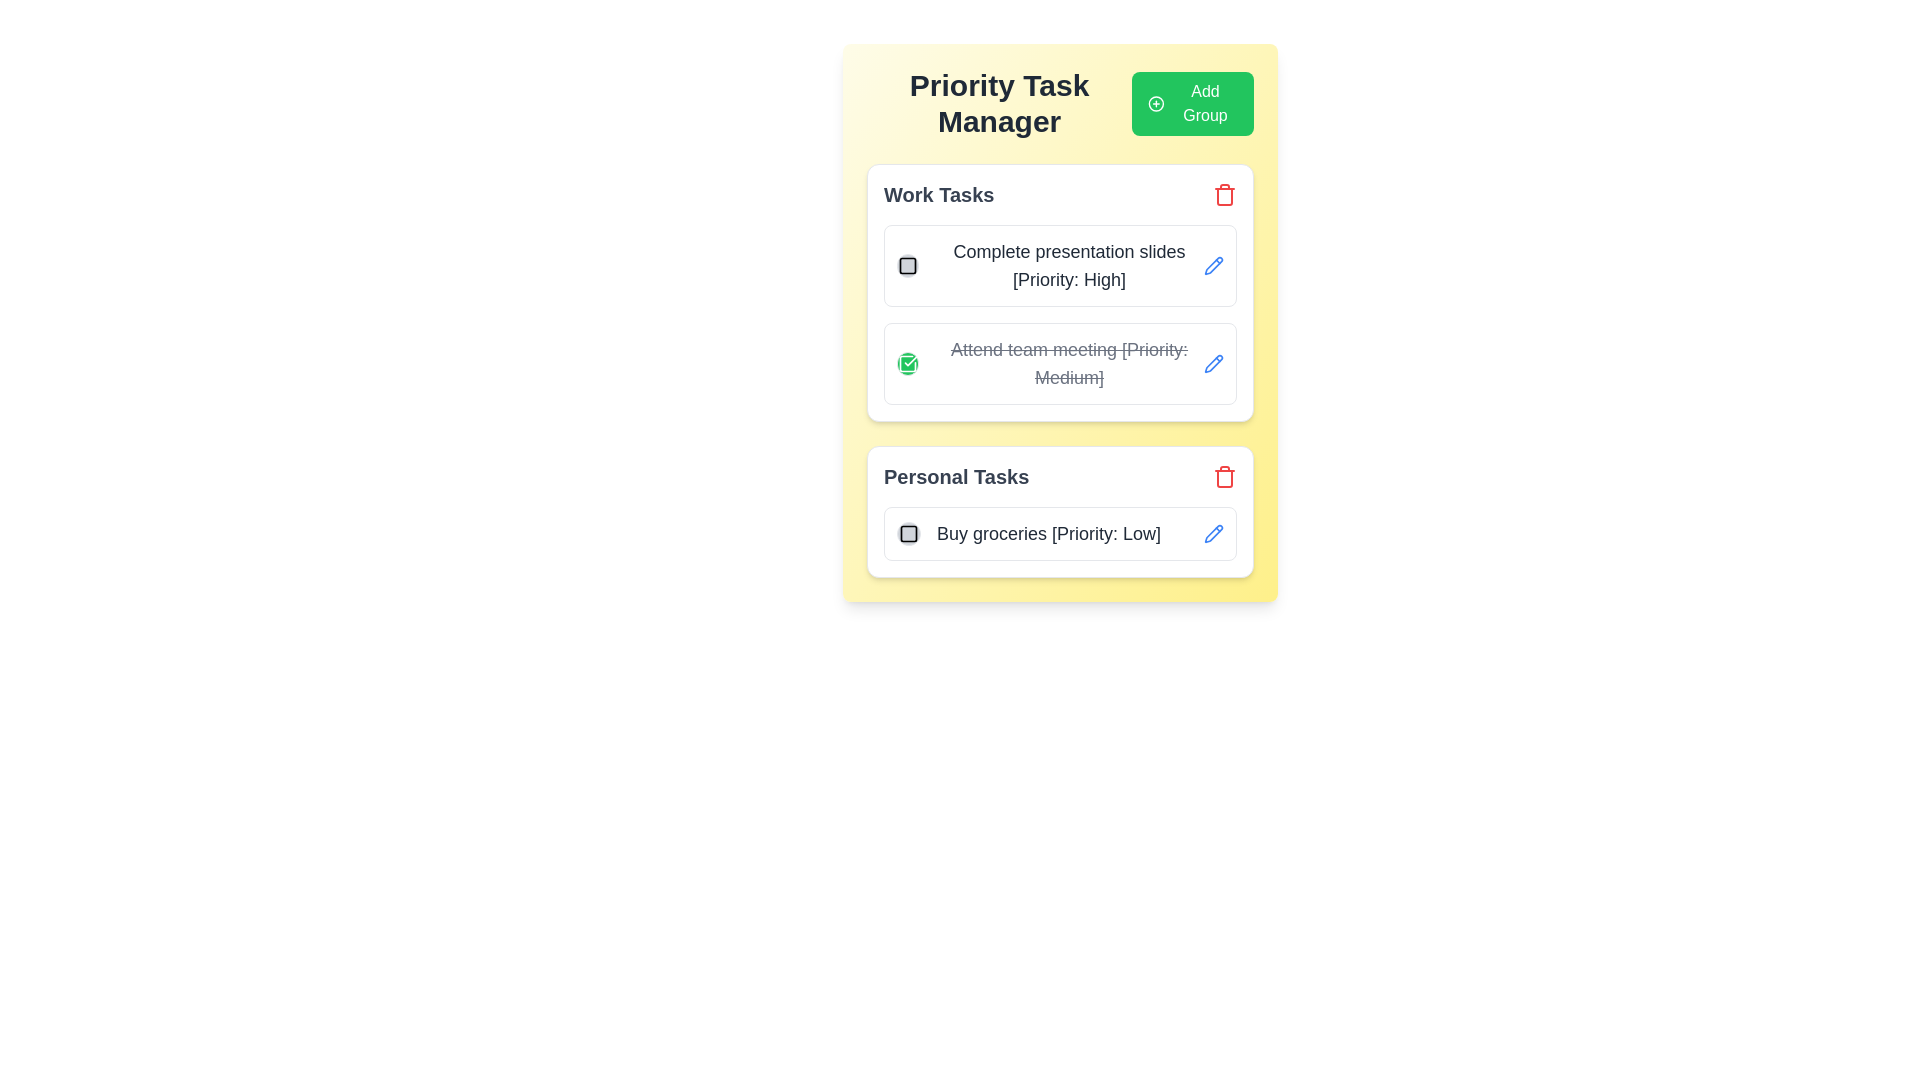  What do you see at coordinates (955, 477) in the screenshot?
I see `the 'Personal Tasks' text label, which is styled in a large, bold font and serves as a section header in dark gray color` at bounding box center [955, 477].